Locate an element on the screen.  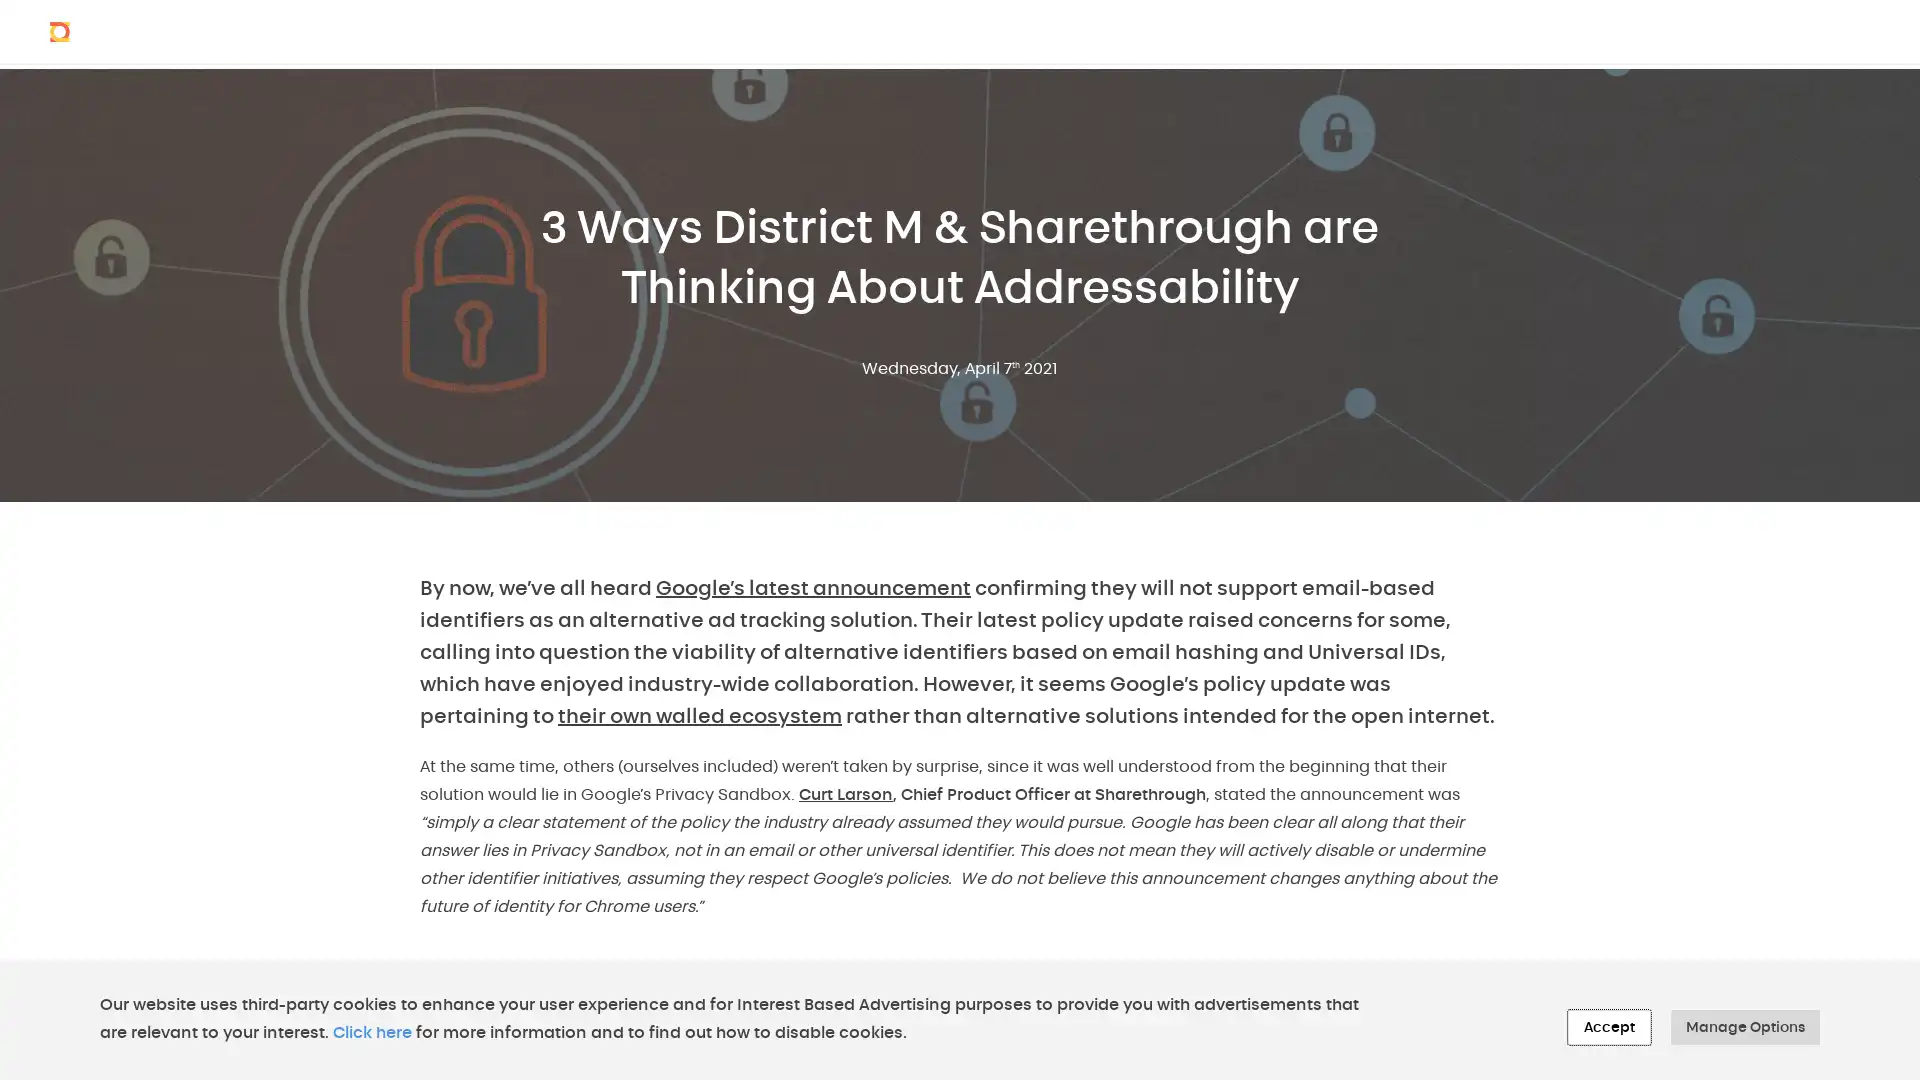
Manage Options is located at coordinates (1744, 1027).